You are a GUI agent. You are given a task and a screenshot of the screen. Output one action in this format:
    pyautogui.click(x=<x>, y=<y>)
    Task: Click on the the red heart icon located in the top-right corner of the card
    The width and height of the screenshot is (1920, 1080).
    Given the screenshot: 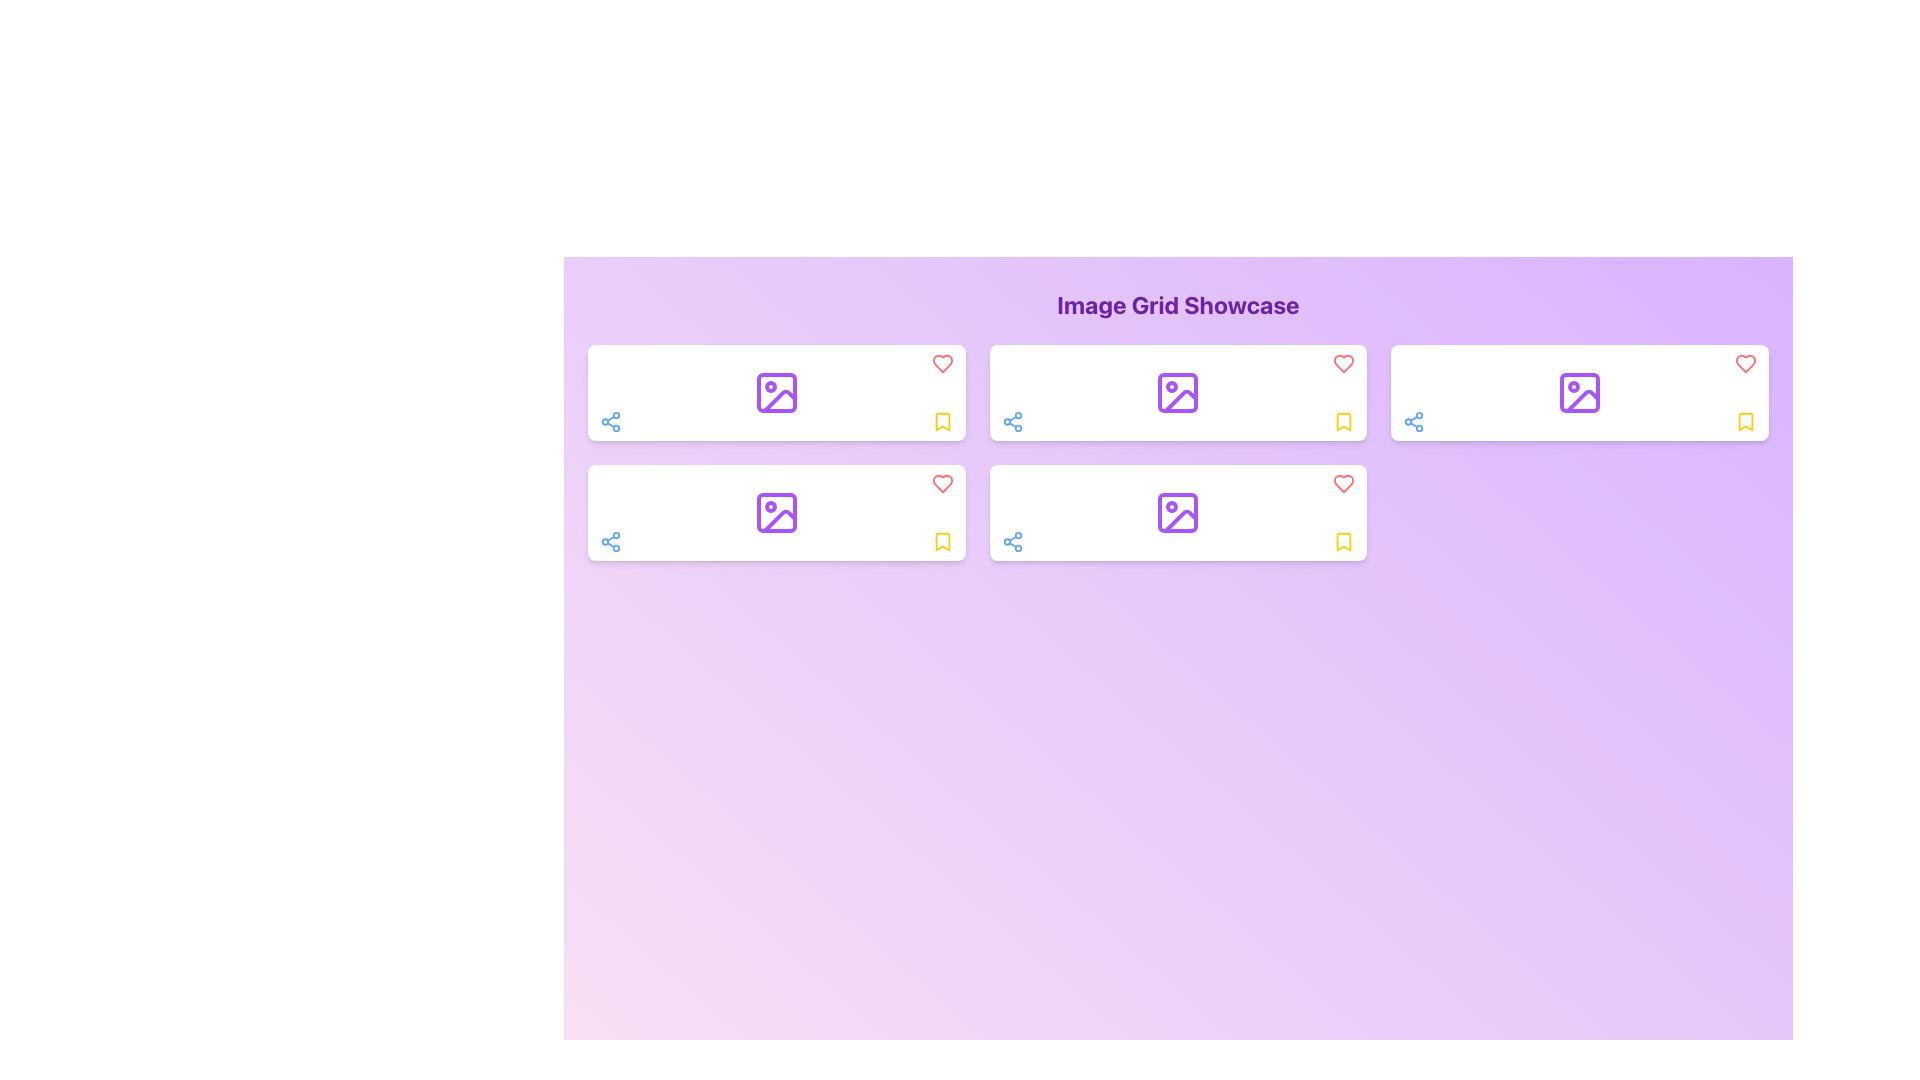 What is the action you would take?
    pyautogui.click(x=1344, y=363)
    